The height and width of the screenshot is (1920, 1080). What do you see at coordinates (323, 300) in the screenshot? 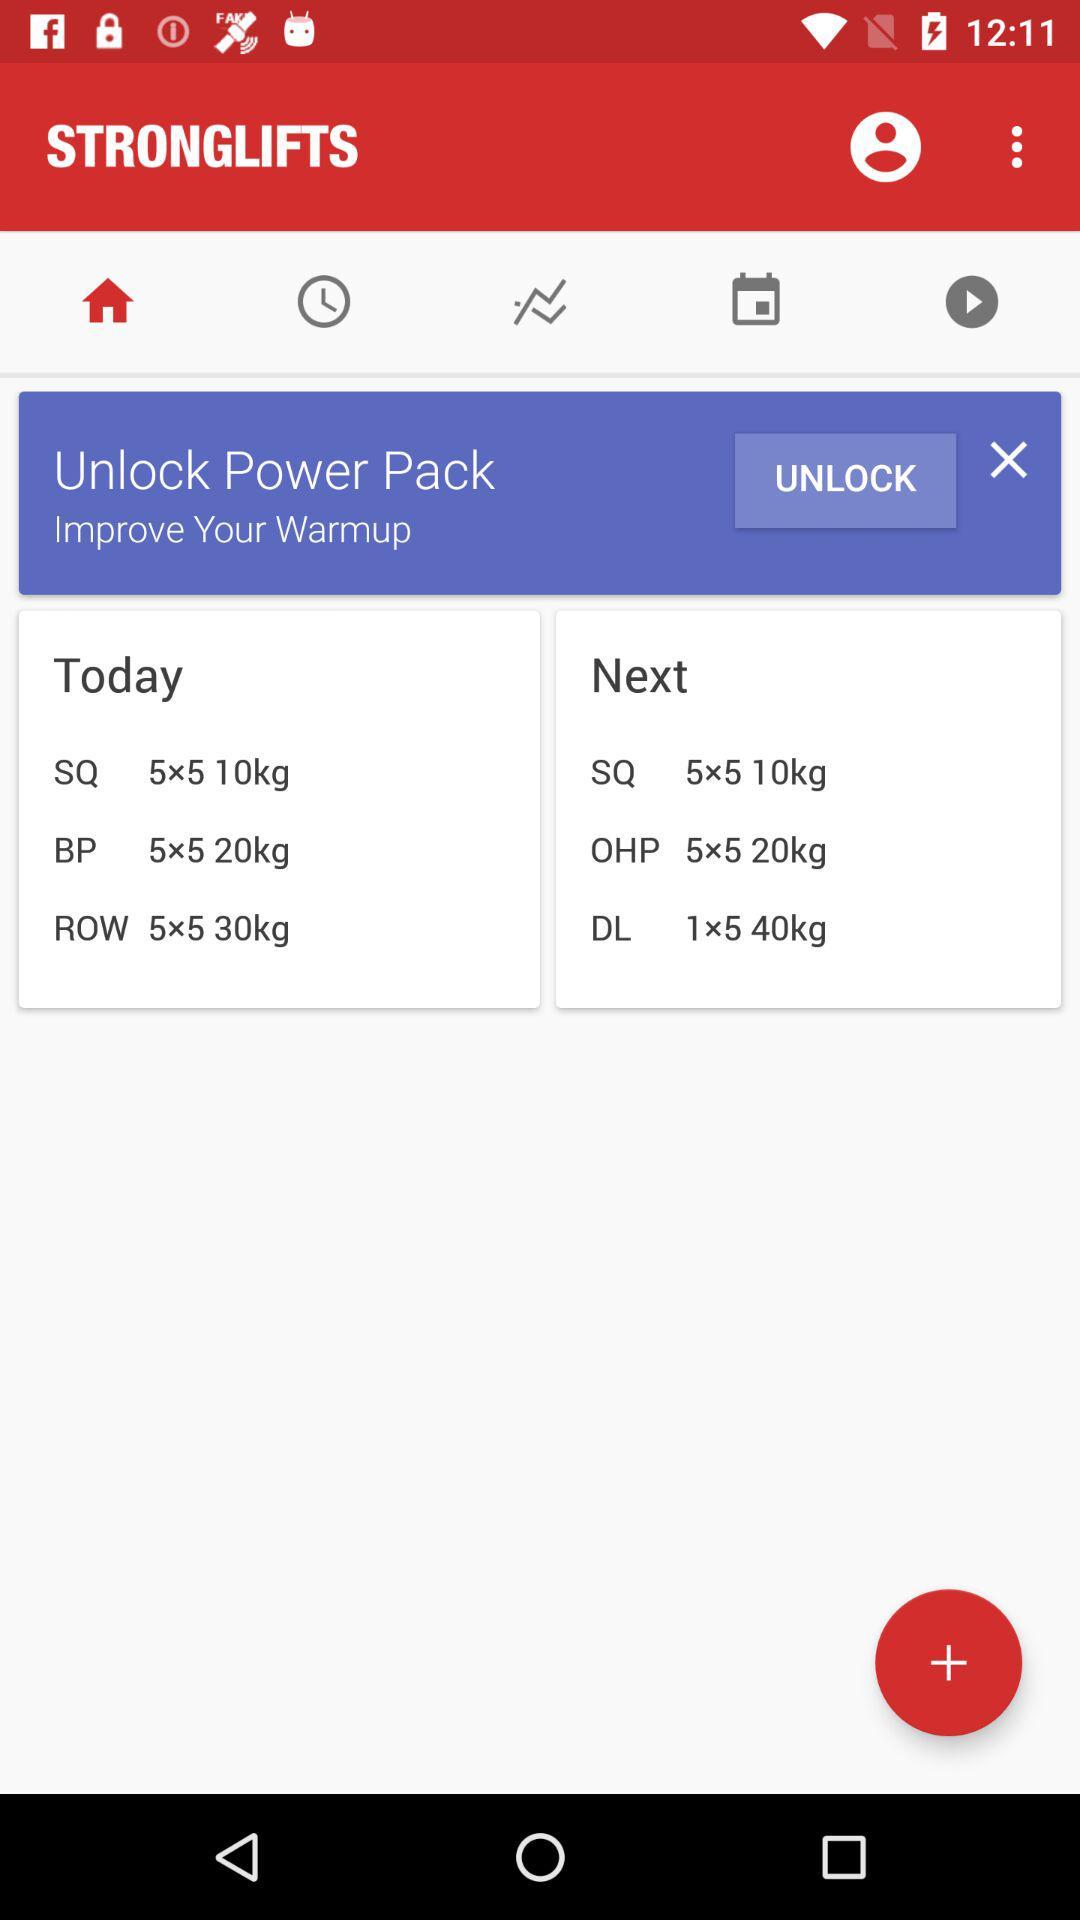
I see `set exercise timer` at bounding box center [323, 300].